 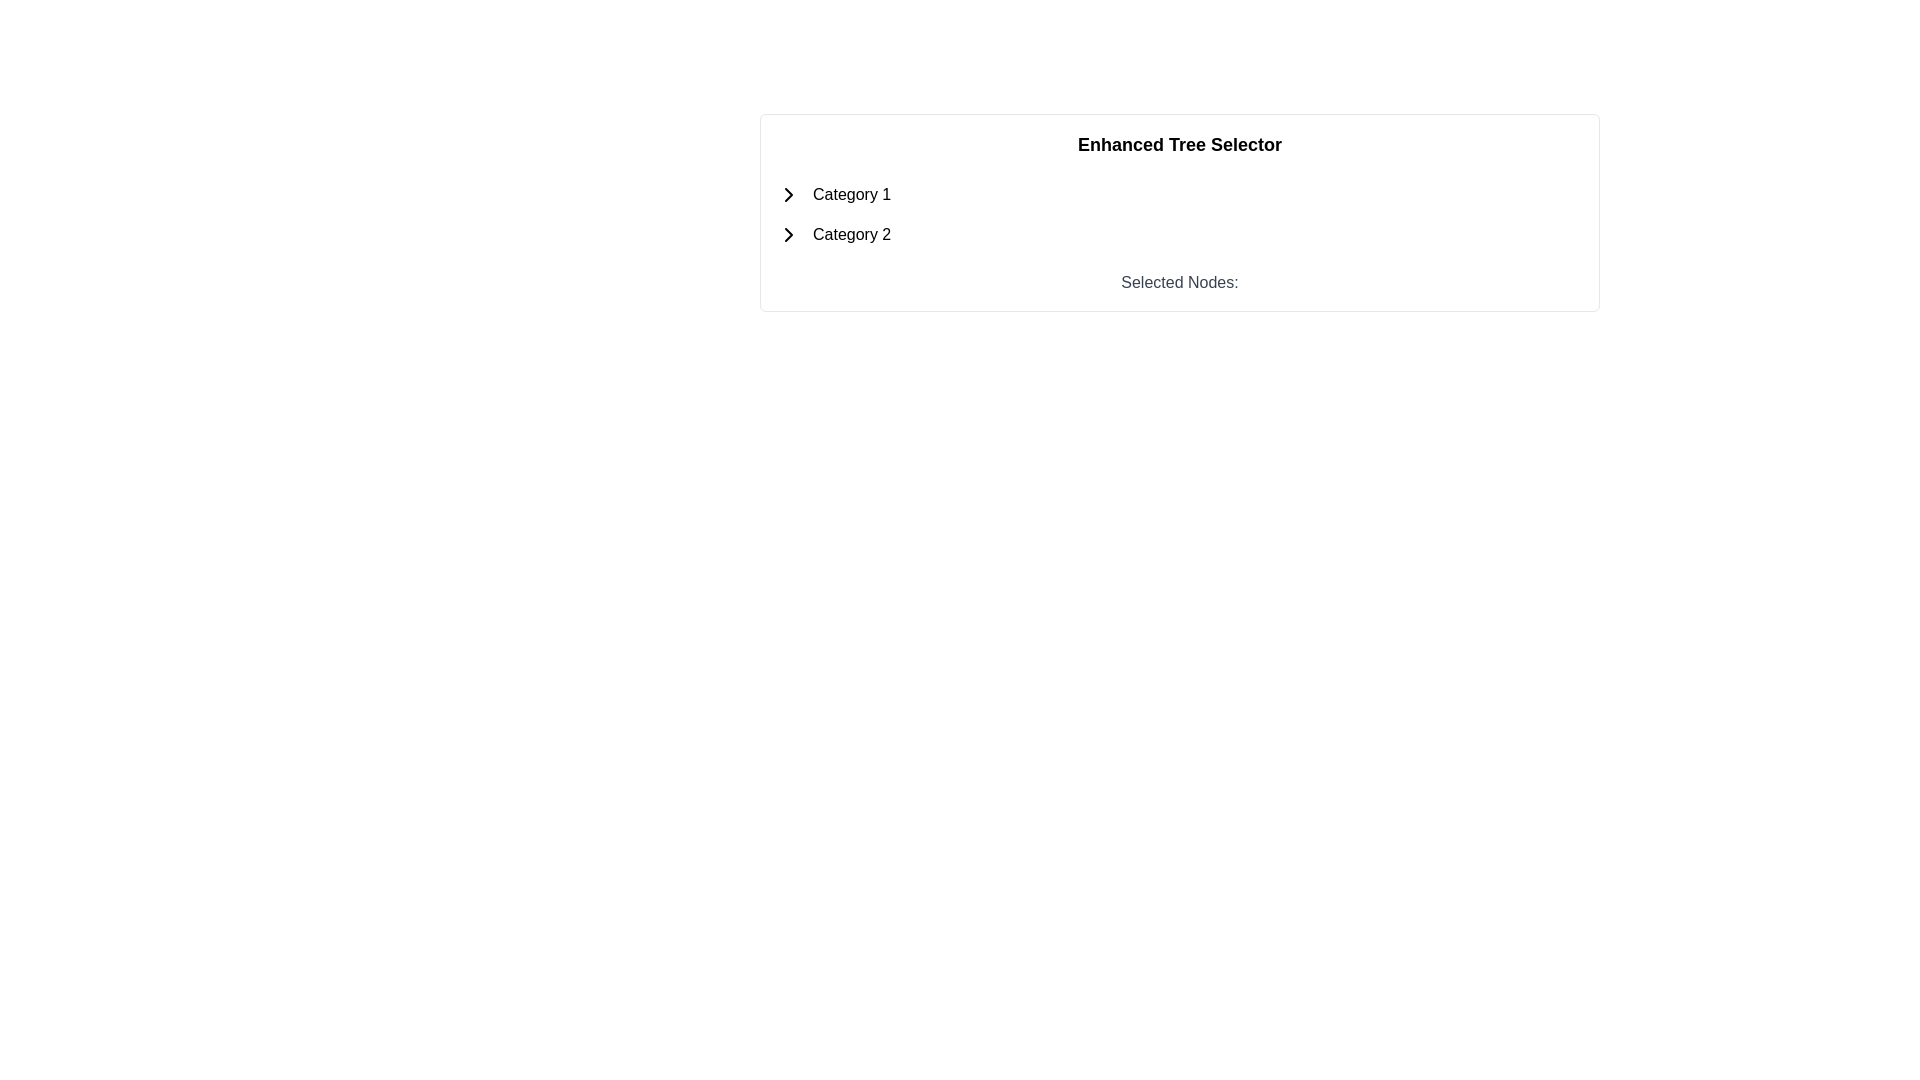 What do you see at coordinates (787, 234) in the screenshot?
I see `the vector graphic icon indicating that 'Category 2' can be expanded in the Enhanced Tree Selector interface` at bounding box center [787, 234].